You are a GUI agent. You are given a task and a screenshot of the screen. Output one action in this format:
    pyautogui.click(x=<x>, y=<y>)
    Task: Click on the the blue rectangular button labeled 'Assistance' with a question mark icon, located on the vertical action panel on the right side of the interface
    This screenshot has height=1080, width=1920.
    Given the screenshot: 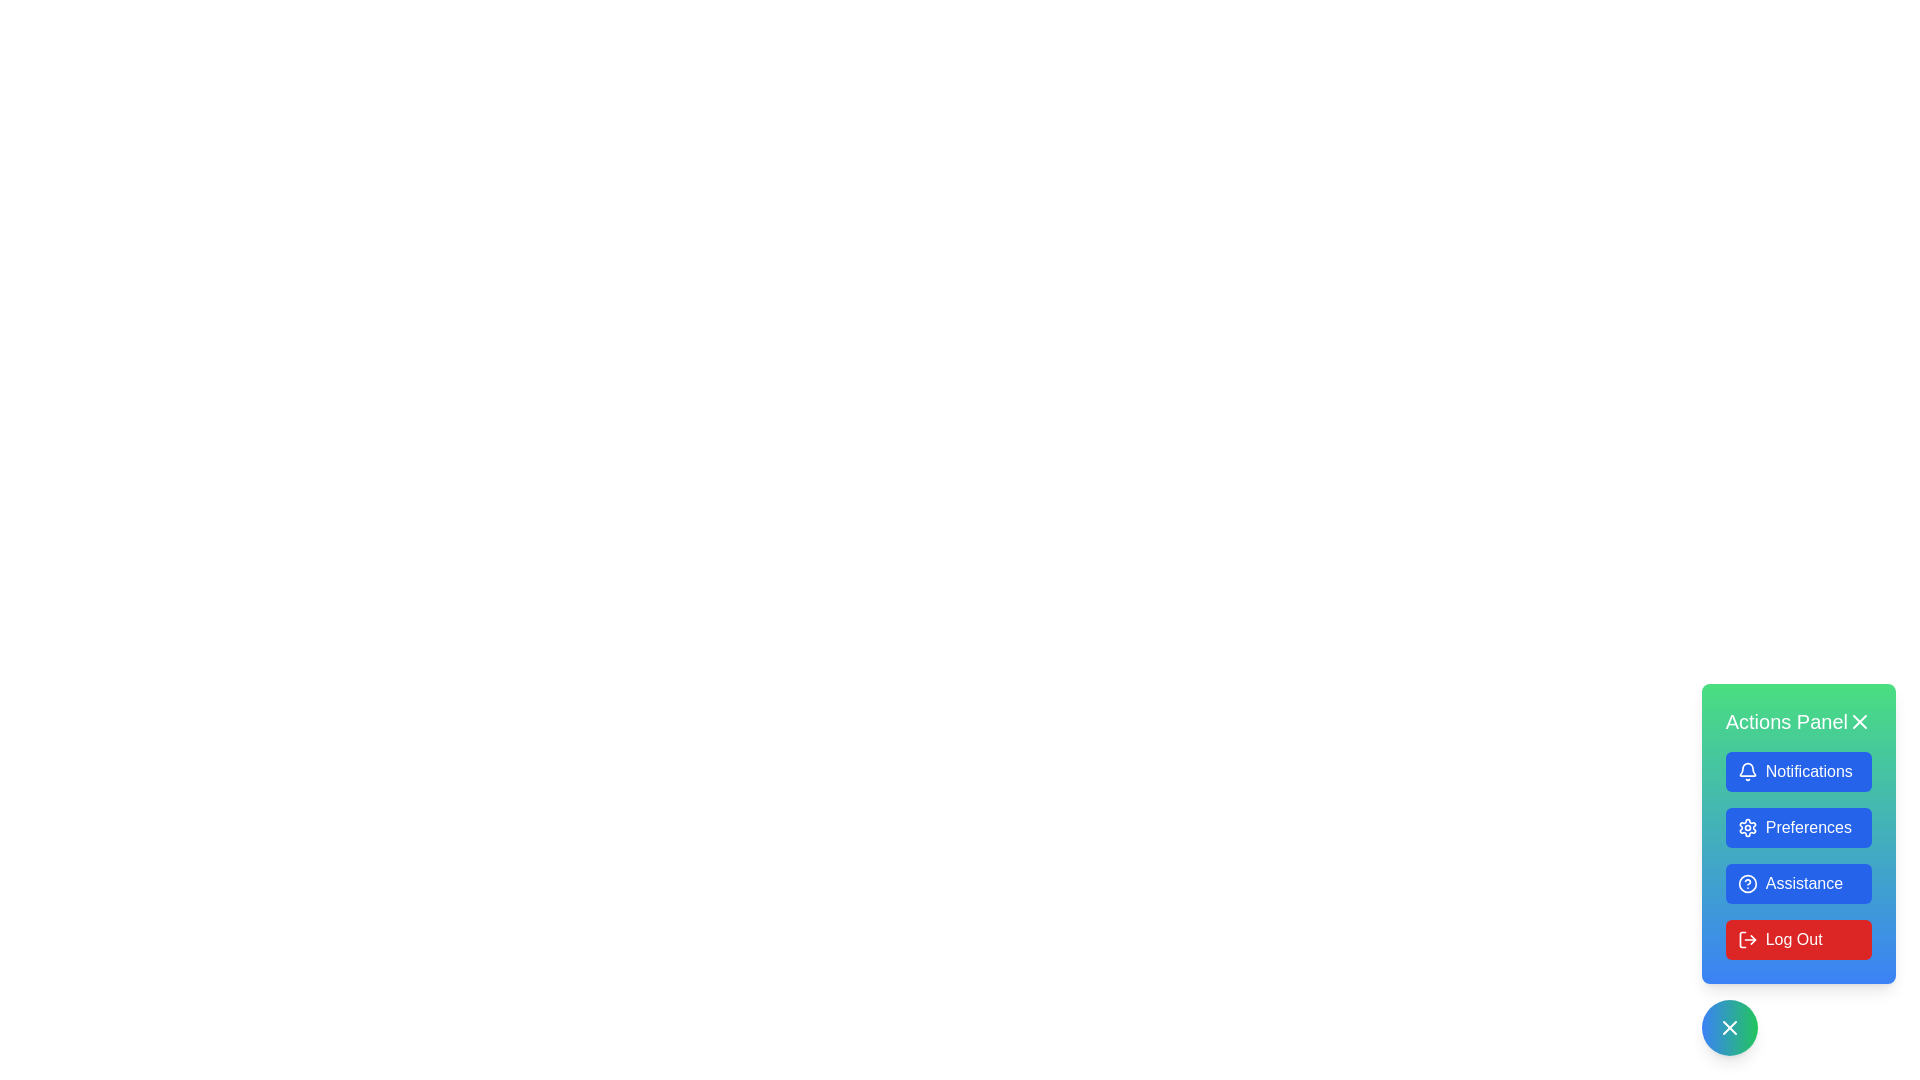 What is the action you would take?
    pyautogui.click(x=1798, y=882)
    